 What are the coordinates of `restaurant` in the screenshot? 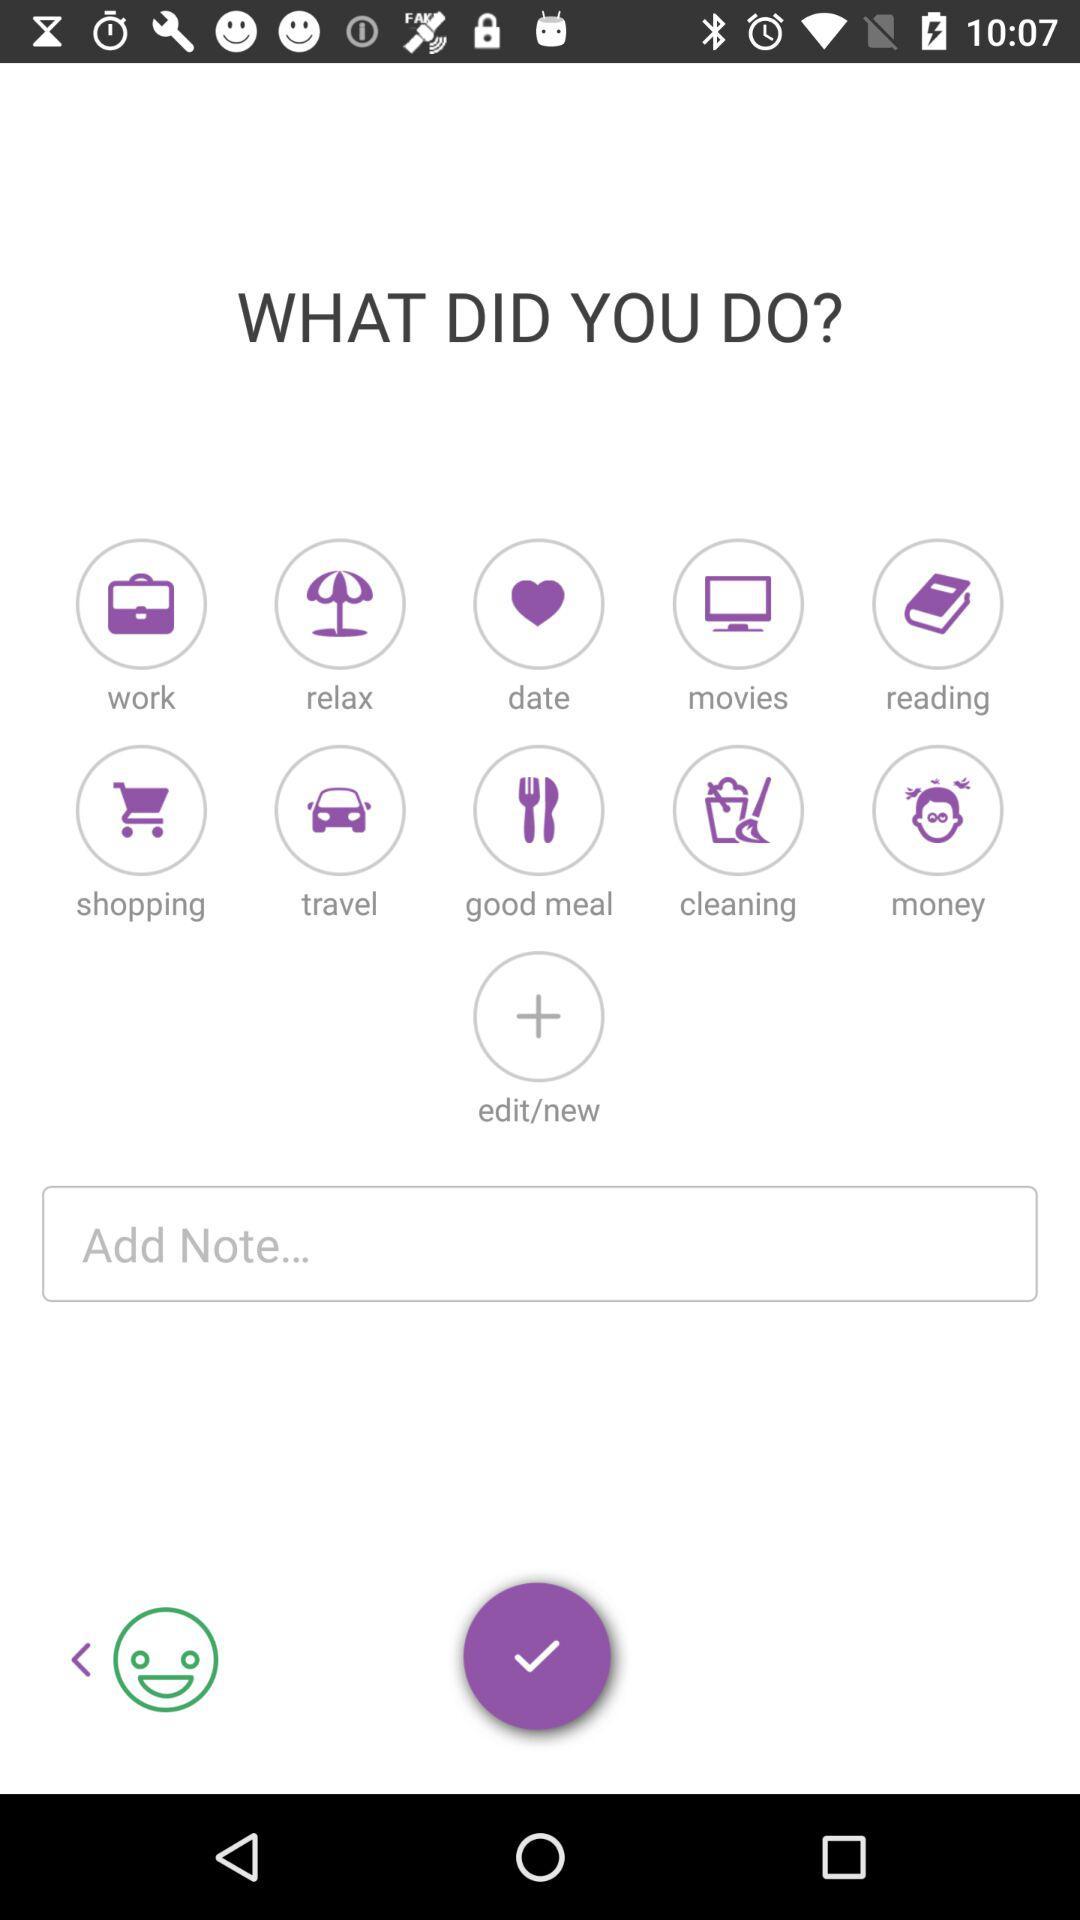 It's located at (537, 810).